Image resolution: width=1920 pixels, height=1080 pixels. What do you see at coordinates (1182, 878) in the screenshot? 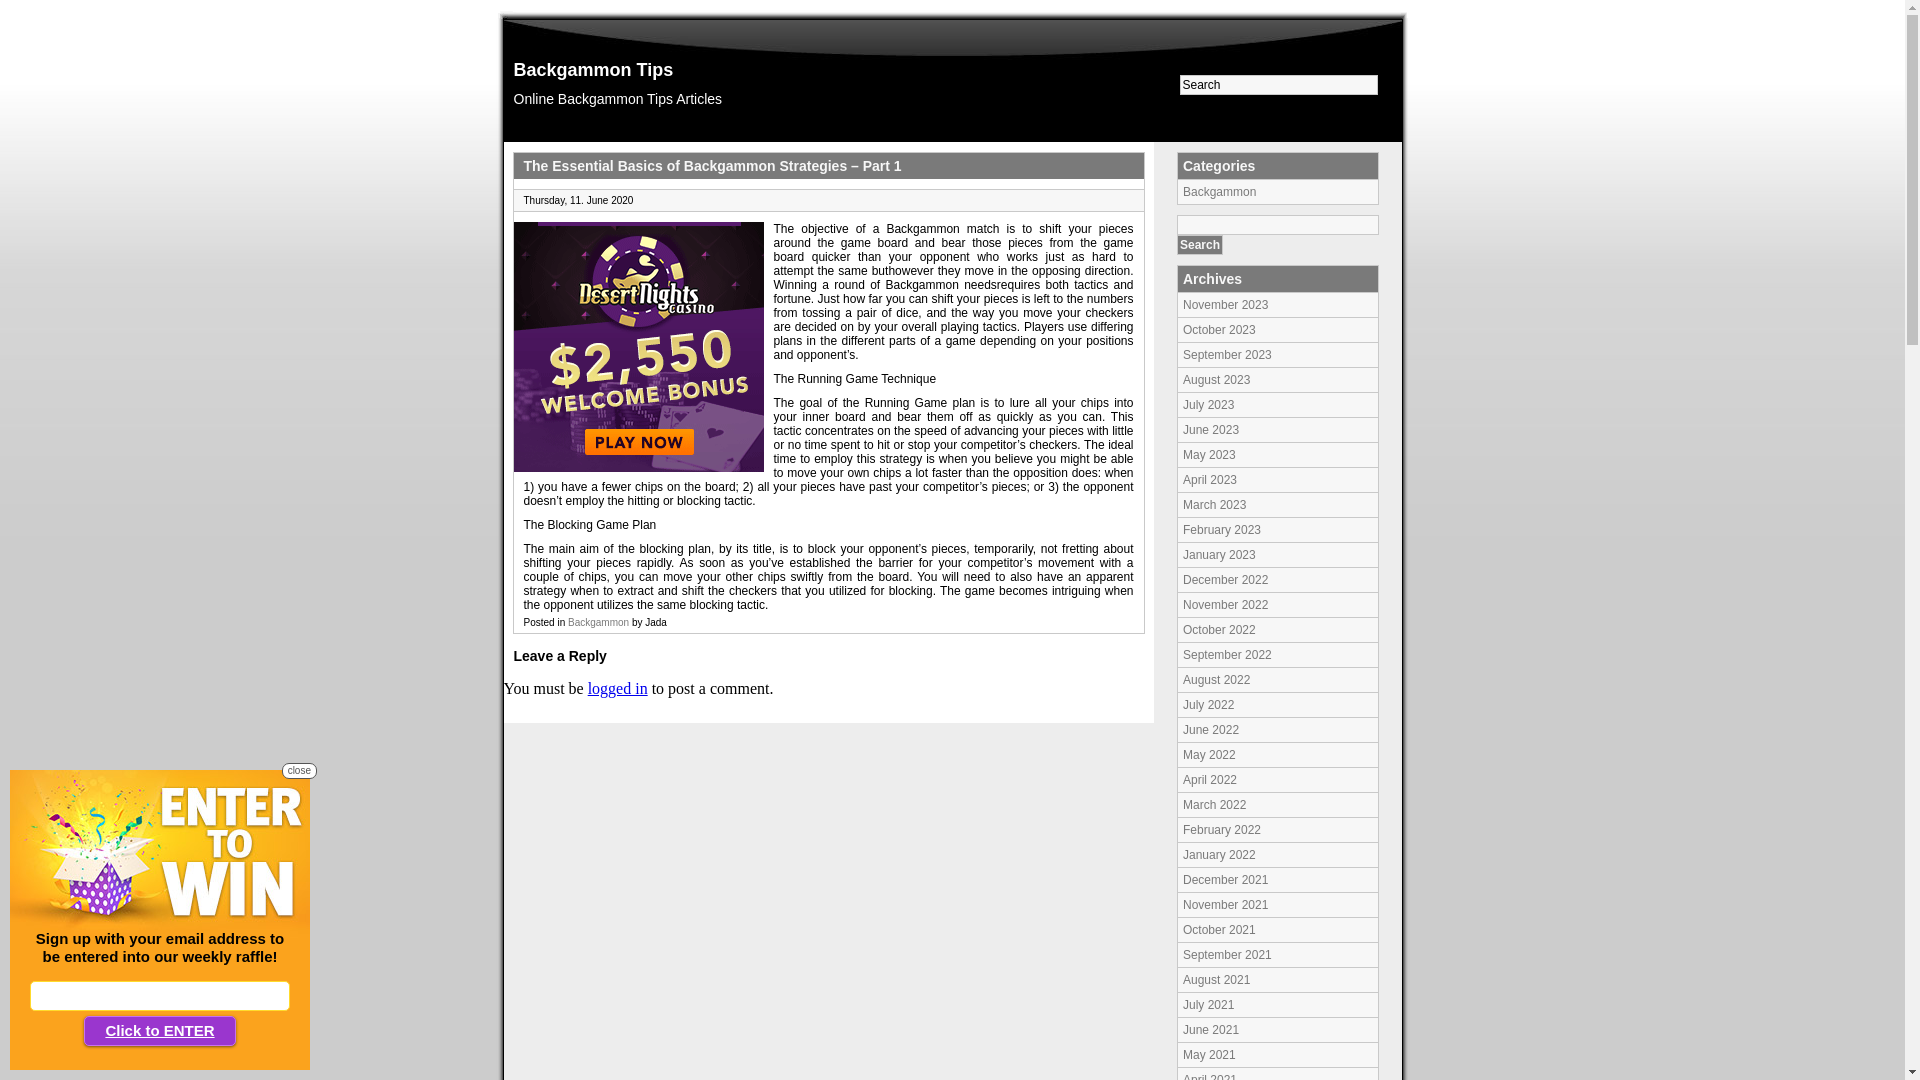
I see `'December 2021'` at bounding box center [1182, 878].